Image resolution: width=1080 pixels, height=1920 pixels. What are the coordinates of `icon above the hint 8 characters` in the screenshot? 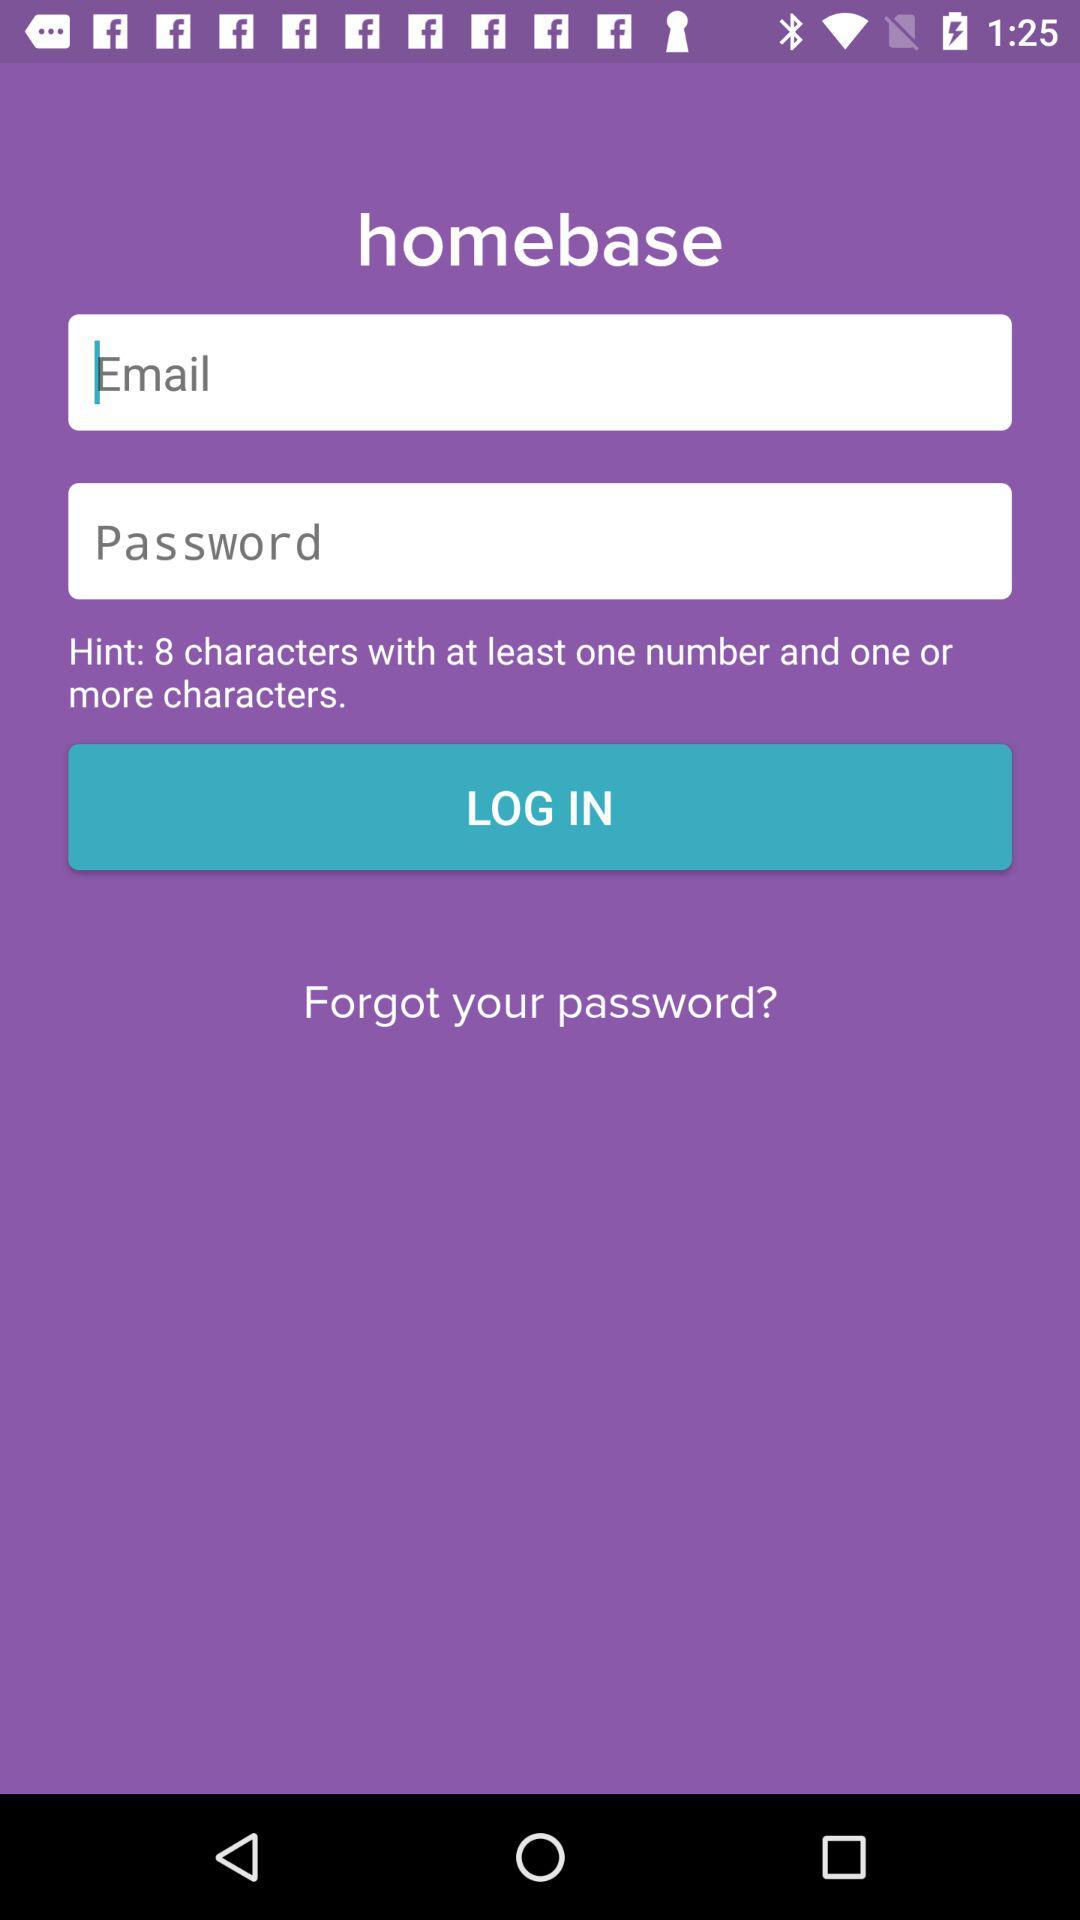 It's located at (540, 541).